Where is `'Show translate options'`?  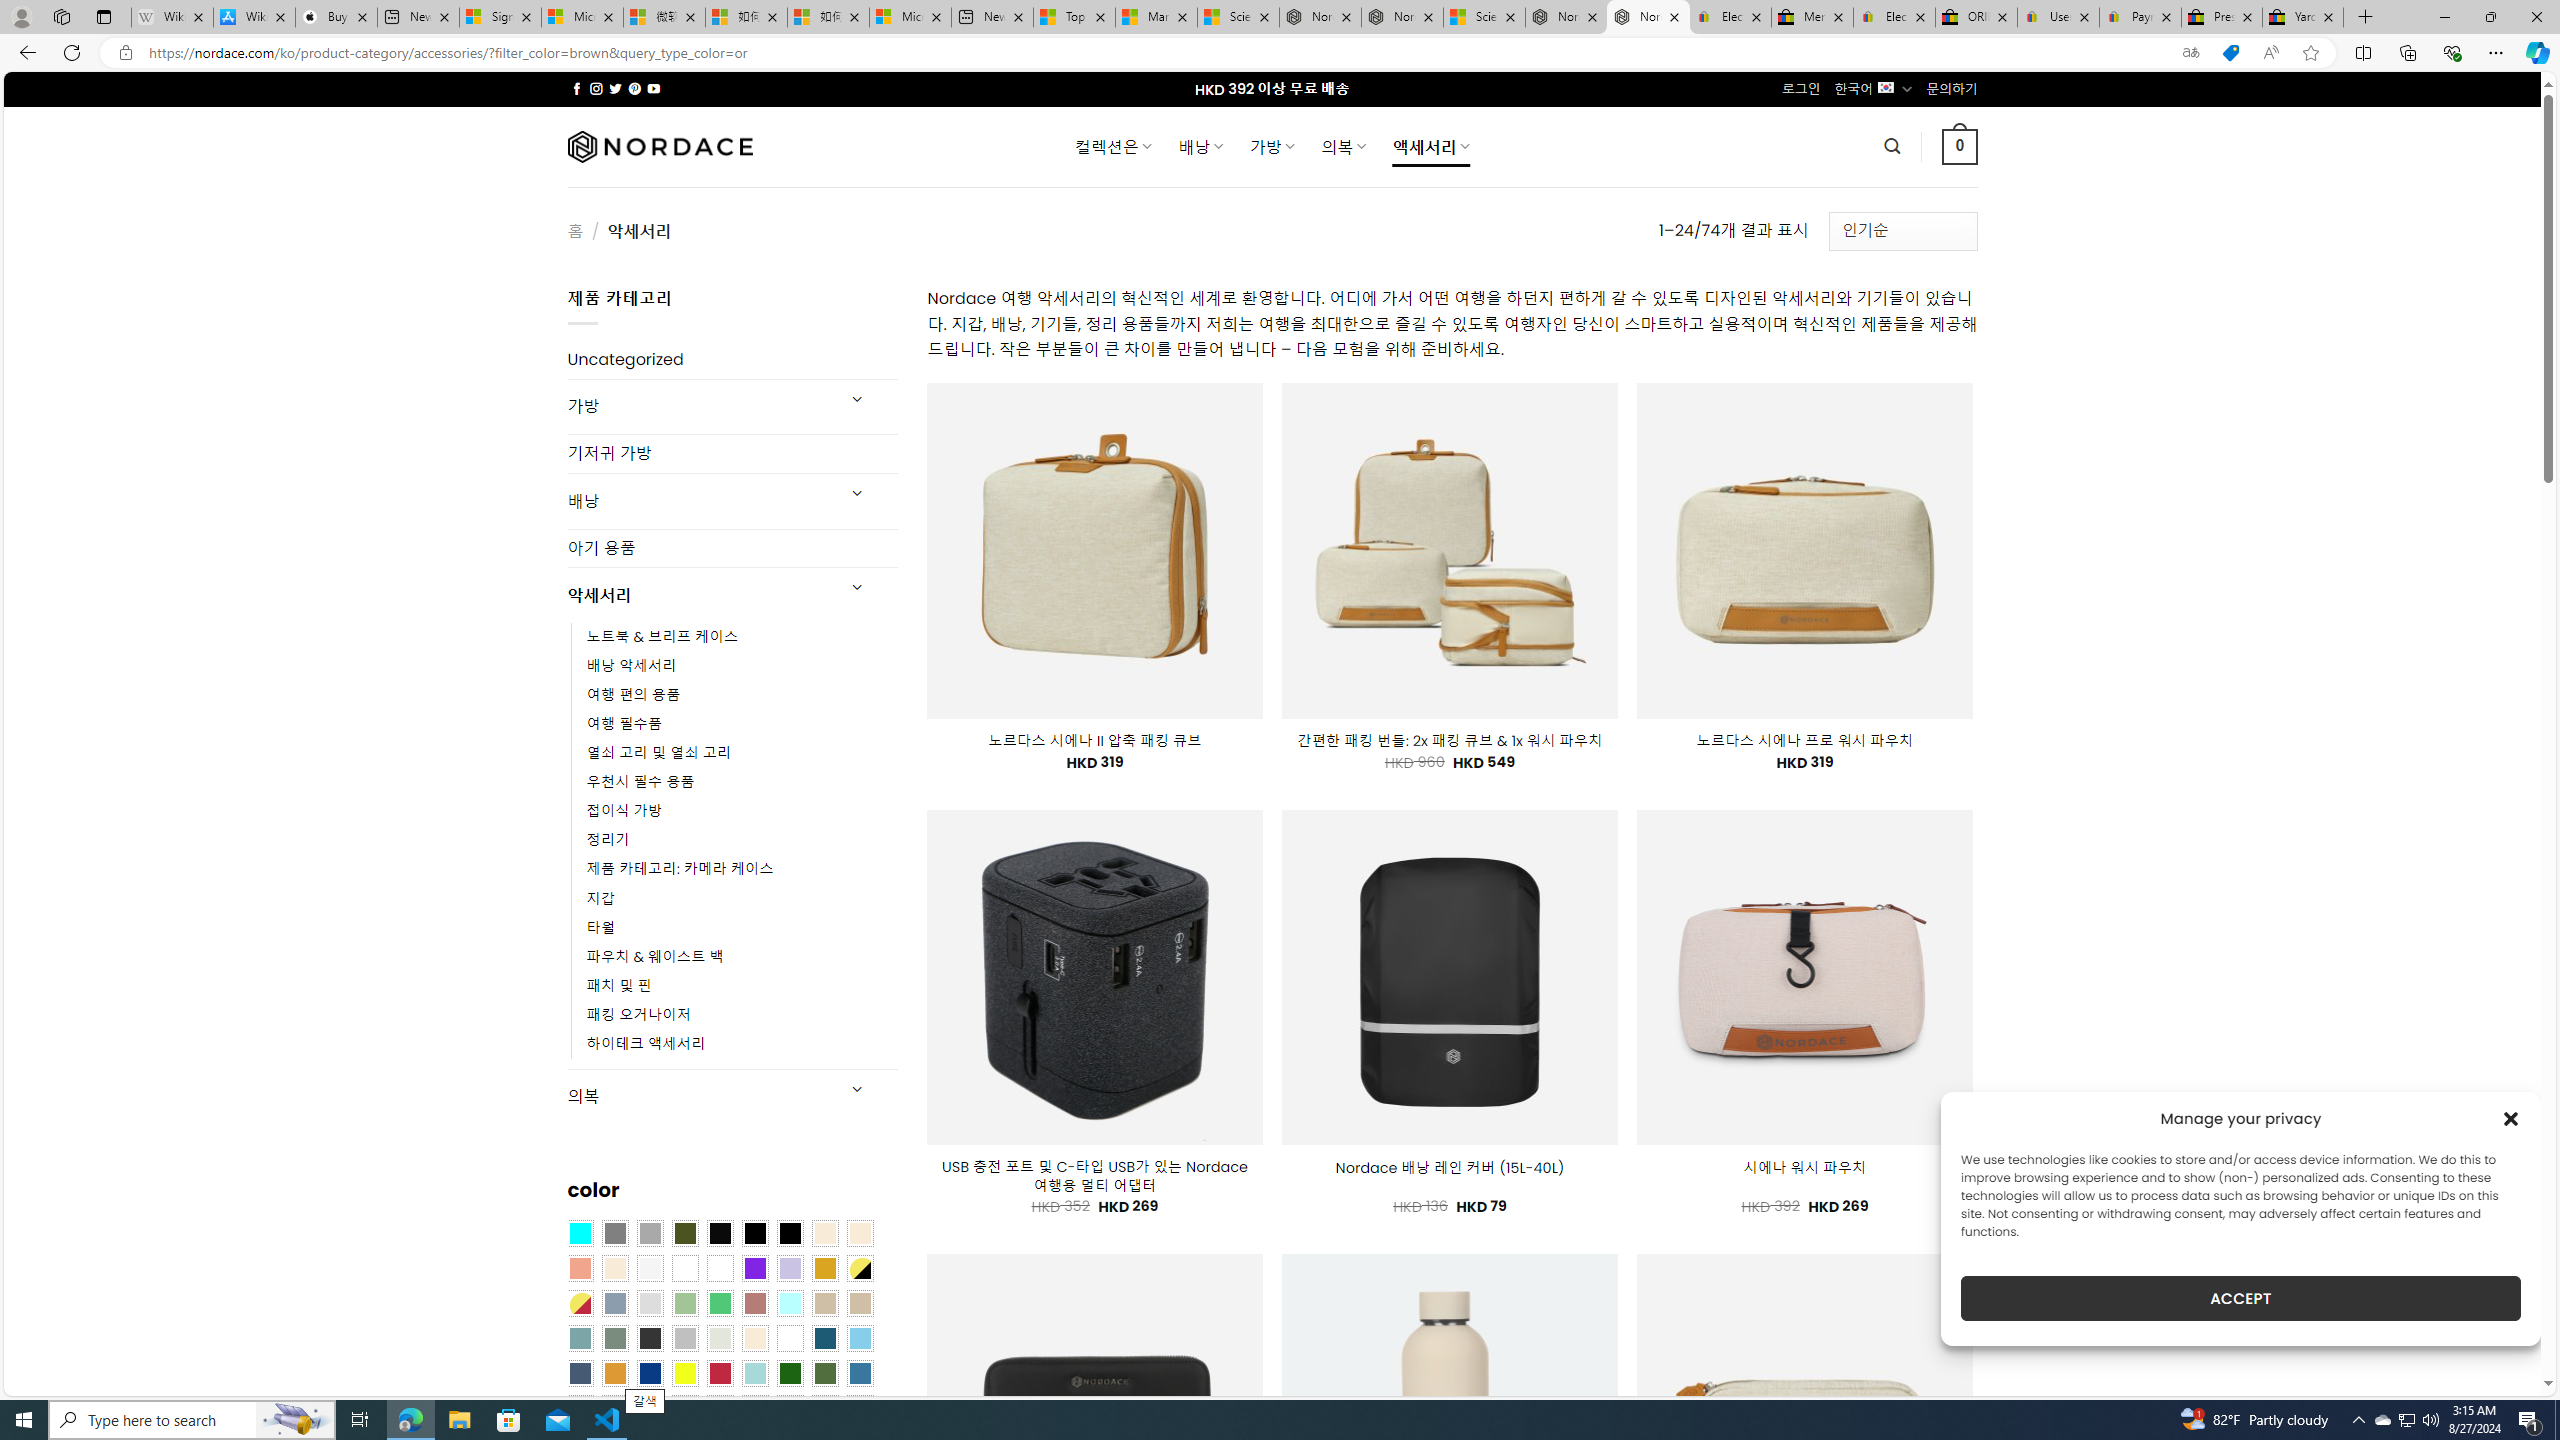 'Show translate options' is located at coordinates (2190, 53).